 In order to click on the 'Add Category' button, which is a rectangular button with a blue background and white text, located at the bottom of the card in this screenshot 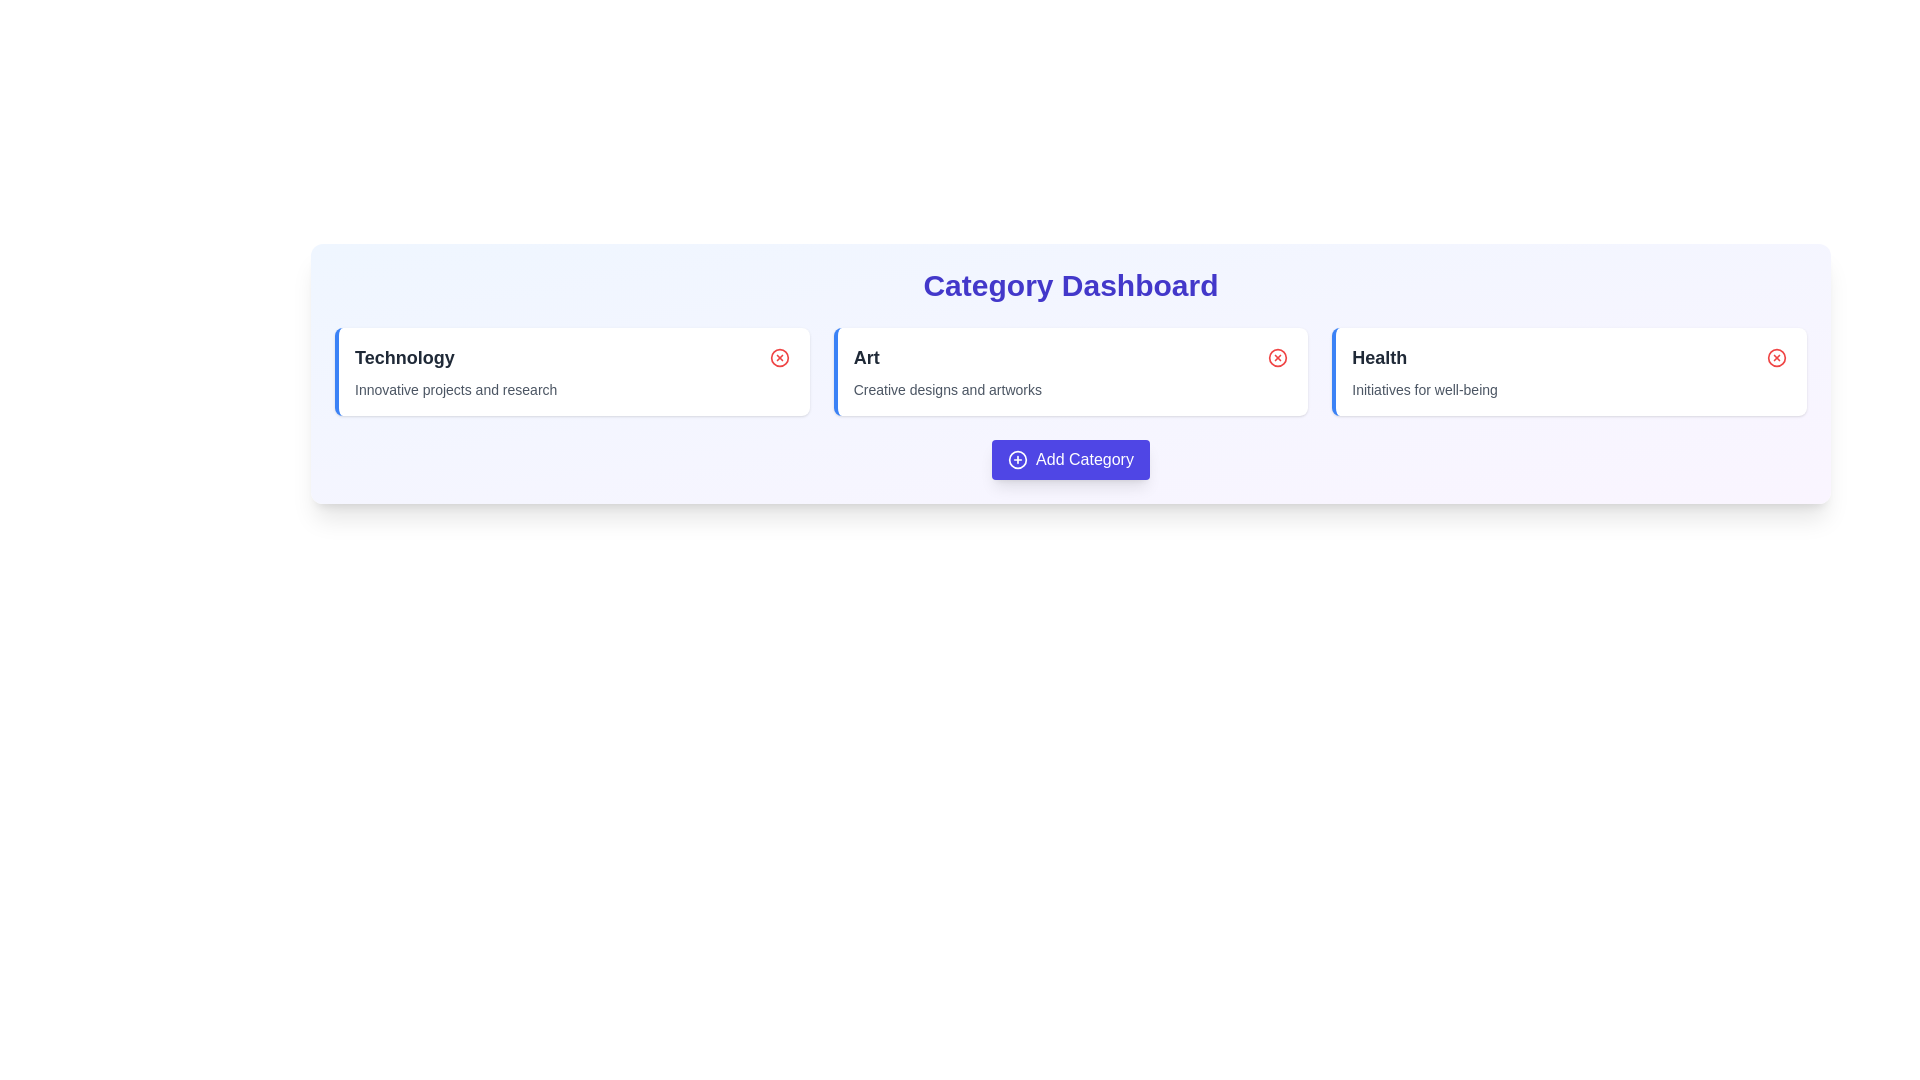, I will do `click(1069, 459)`.